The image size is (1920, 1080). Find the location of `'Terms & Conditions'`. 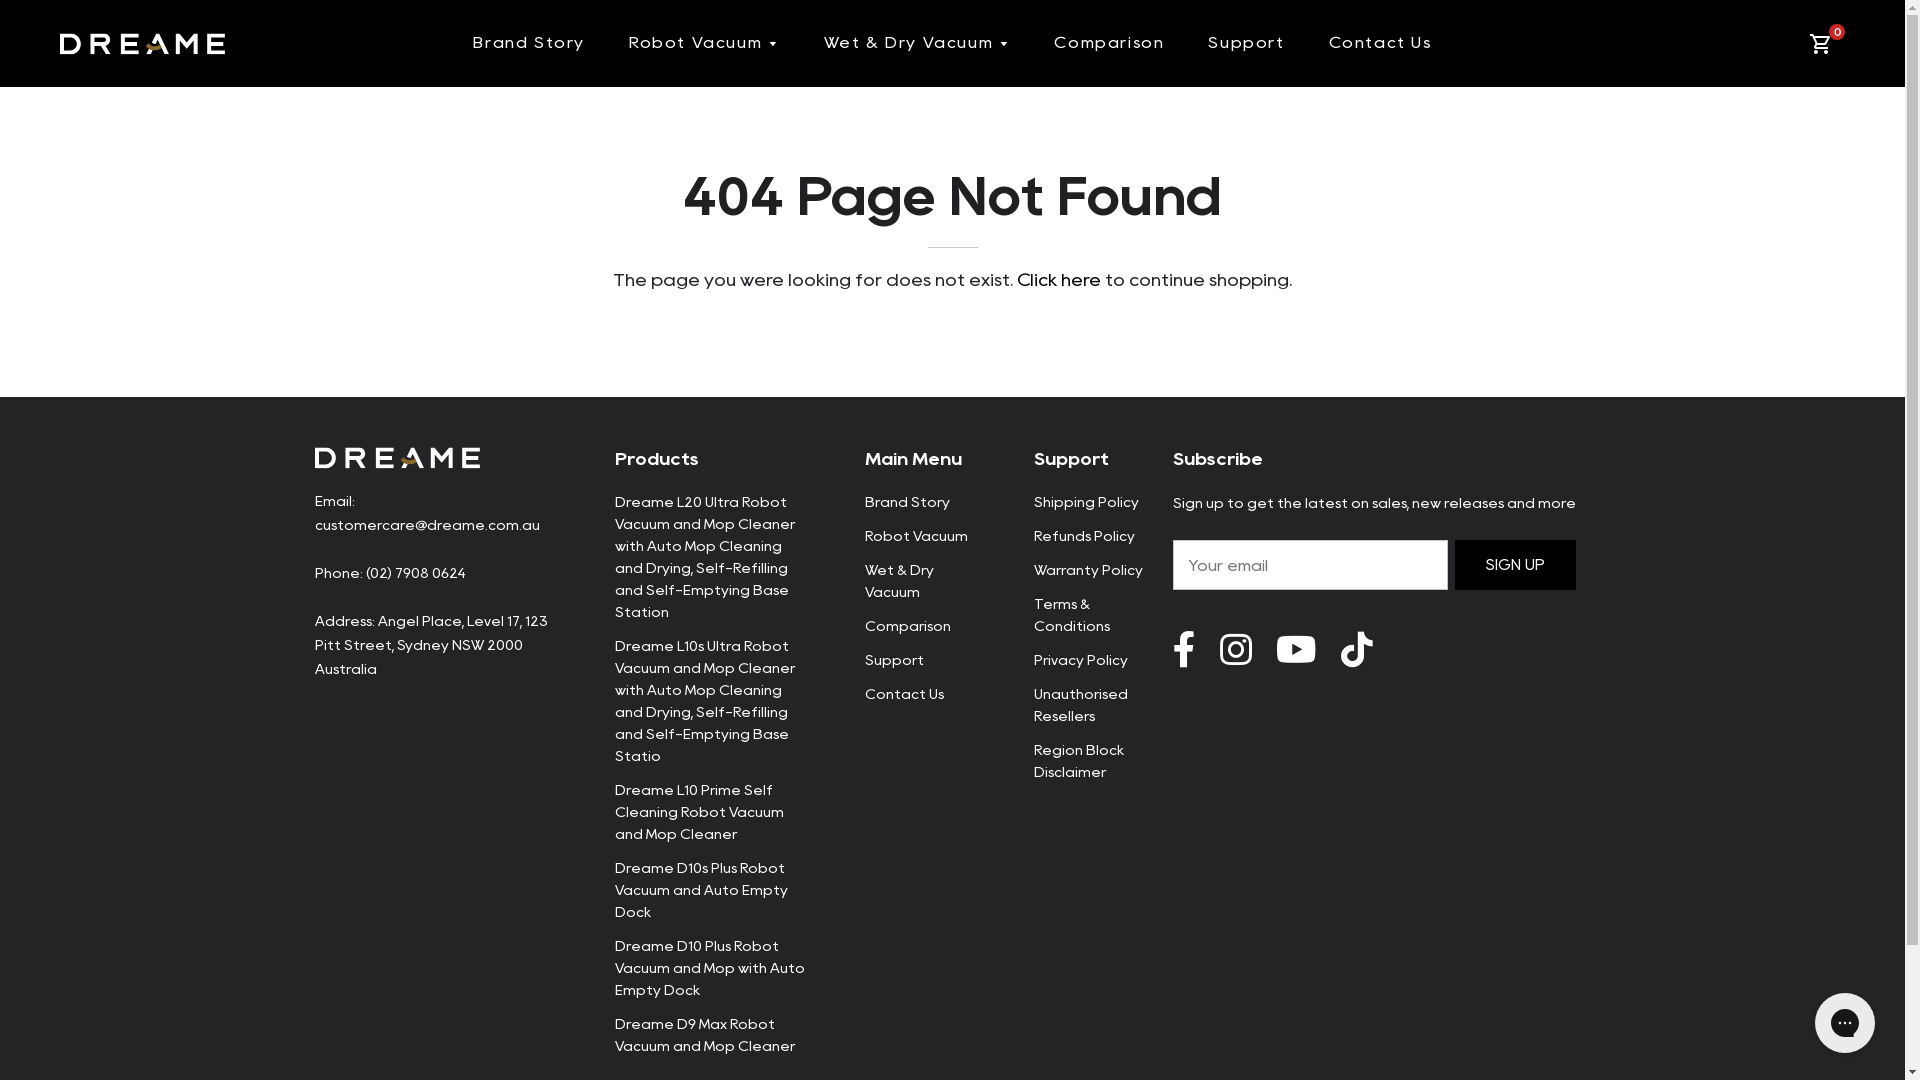

'Terms & Conditions' is located at coordinates (1070, 613).